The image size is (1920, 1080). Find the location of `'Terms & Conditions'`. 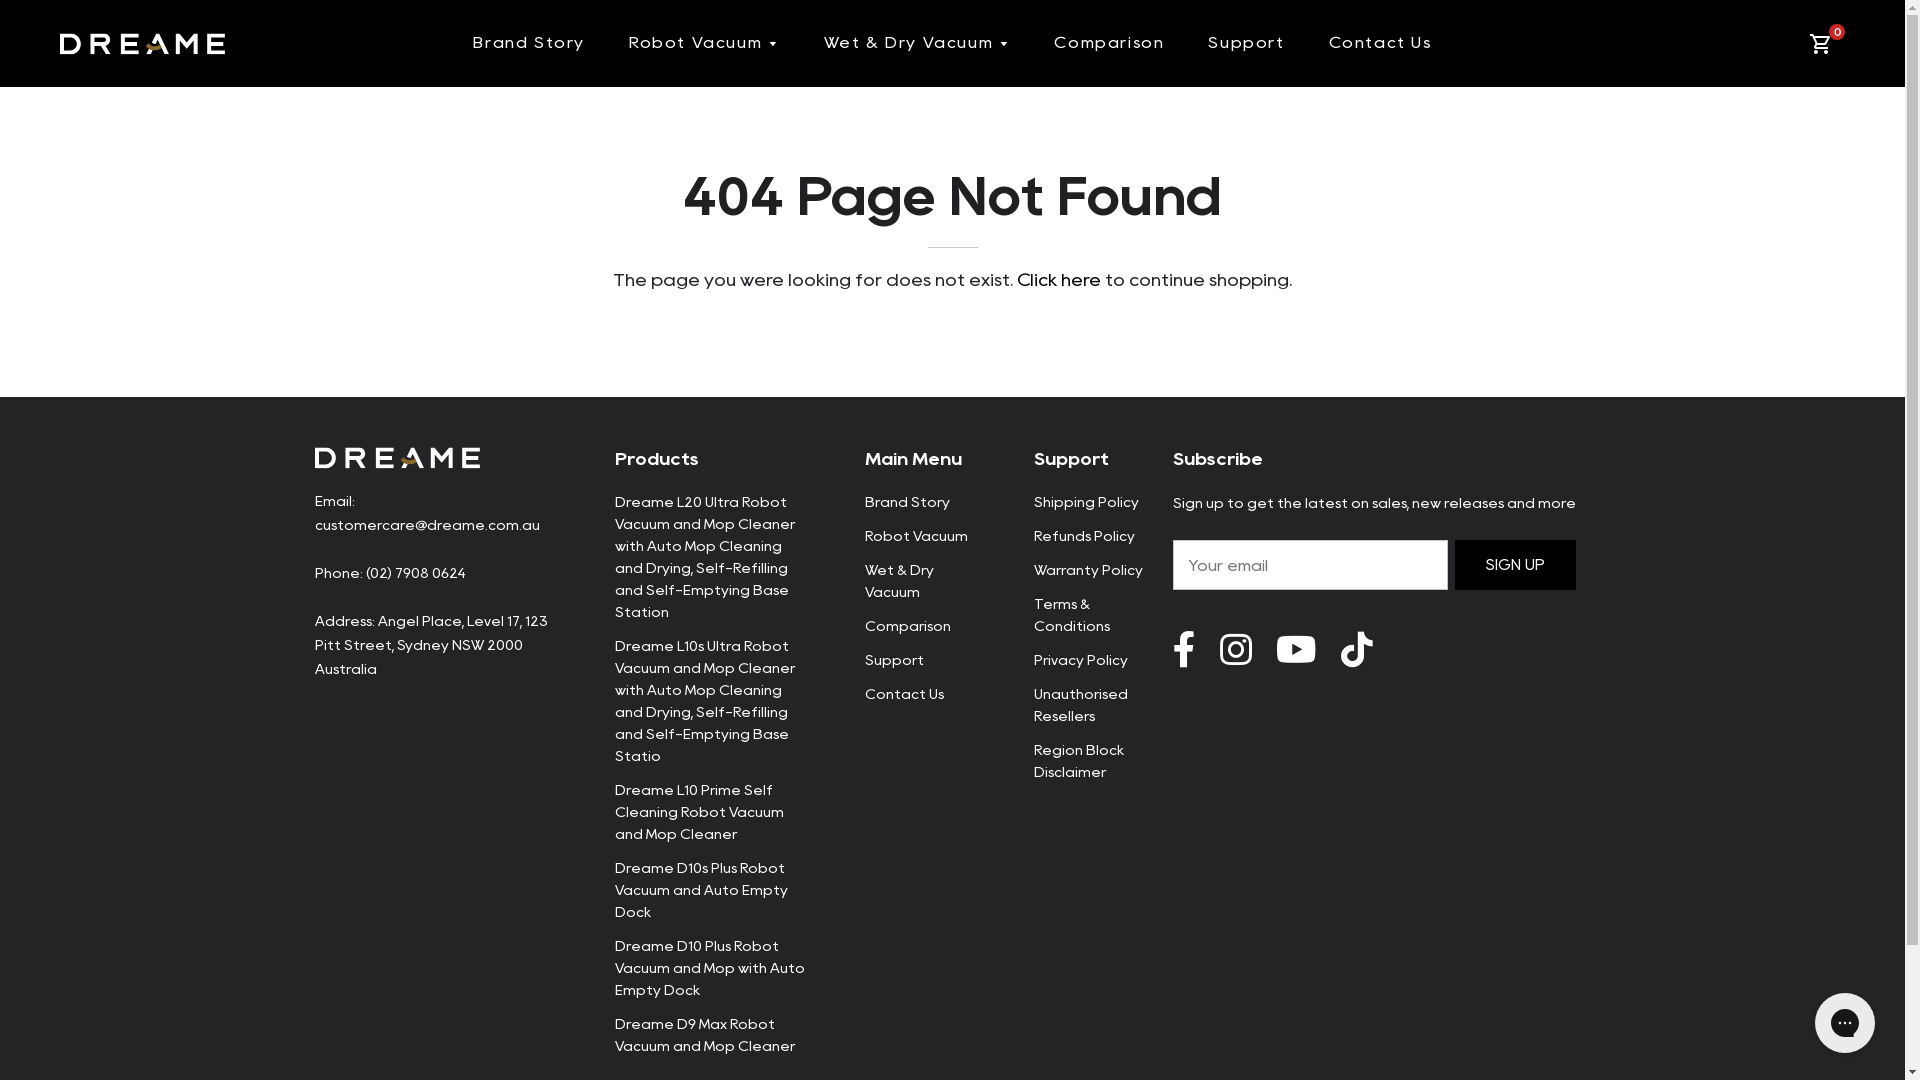

'Terms & Conditions' is located at coordinates (1070, 613).